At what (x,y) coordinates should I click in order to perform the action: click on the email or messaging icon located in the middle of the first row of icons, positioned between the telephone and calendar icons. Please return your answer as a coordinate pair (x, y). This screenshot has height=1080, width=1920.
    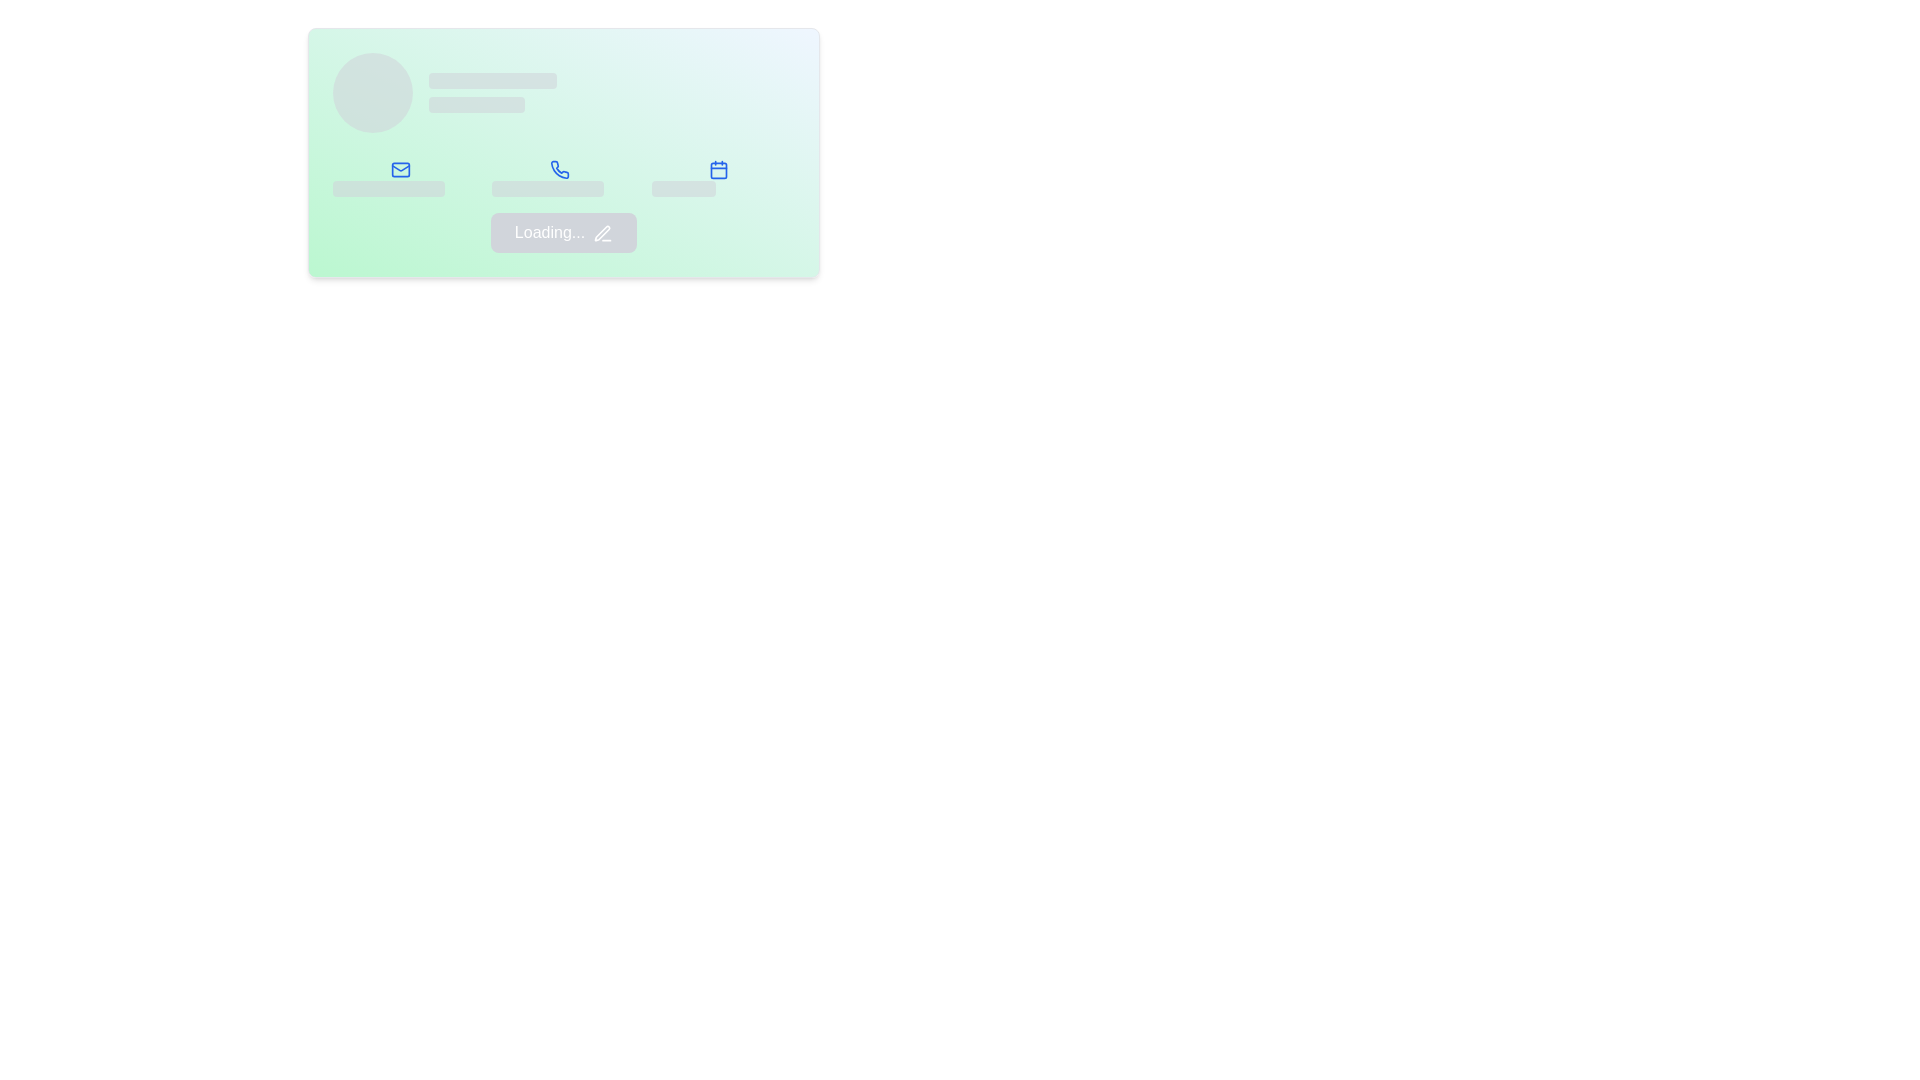
    Looking at the image, I should click on (400, 168).